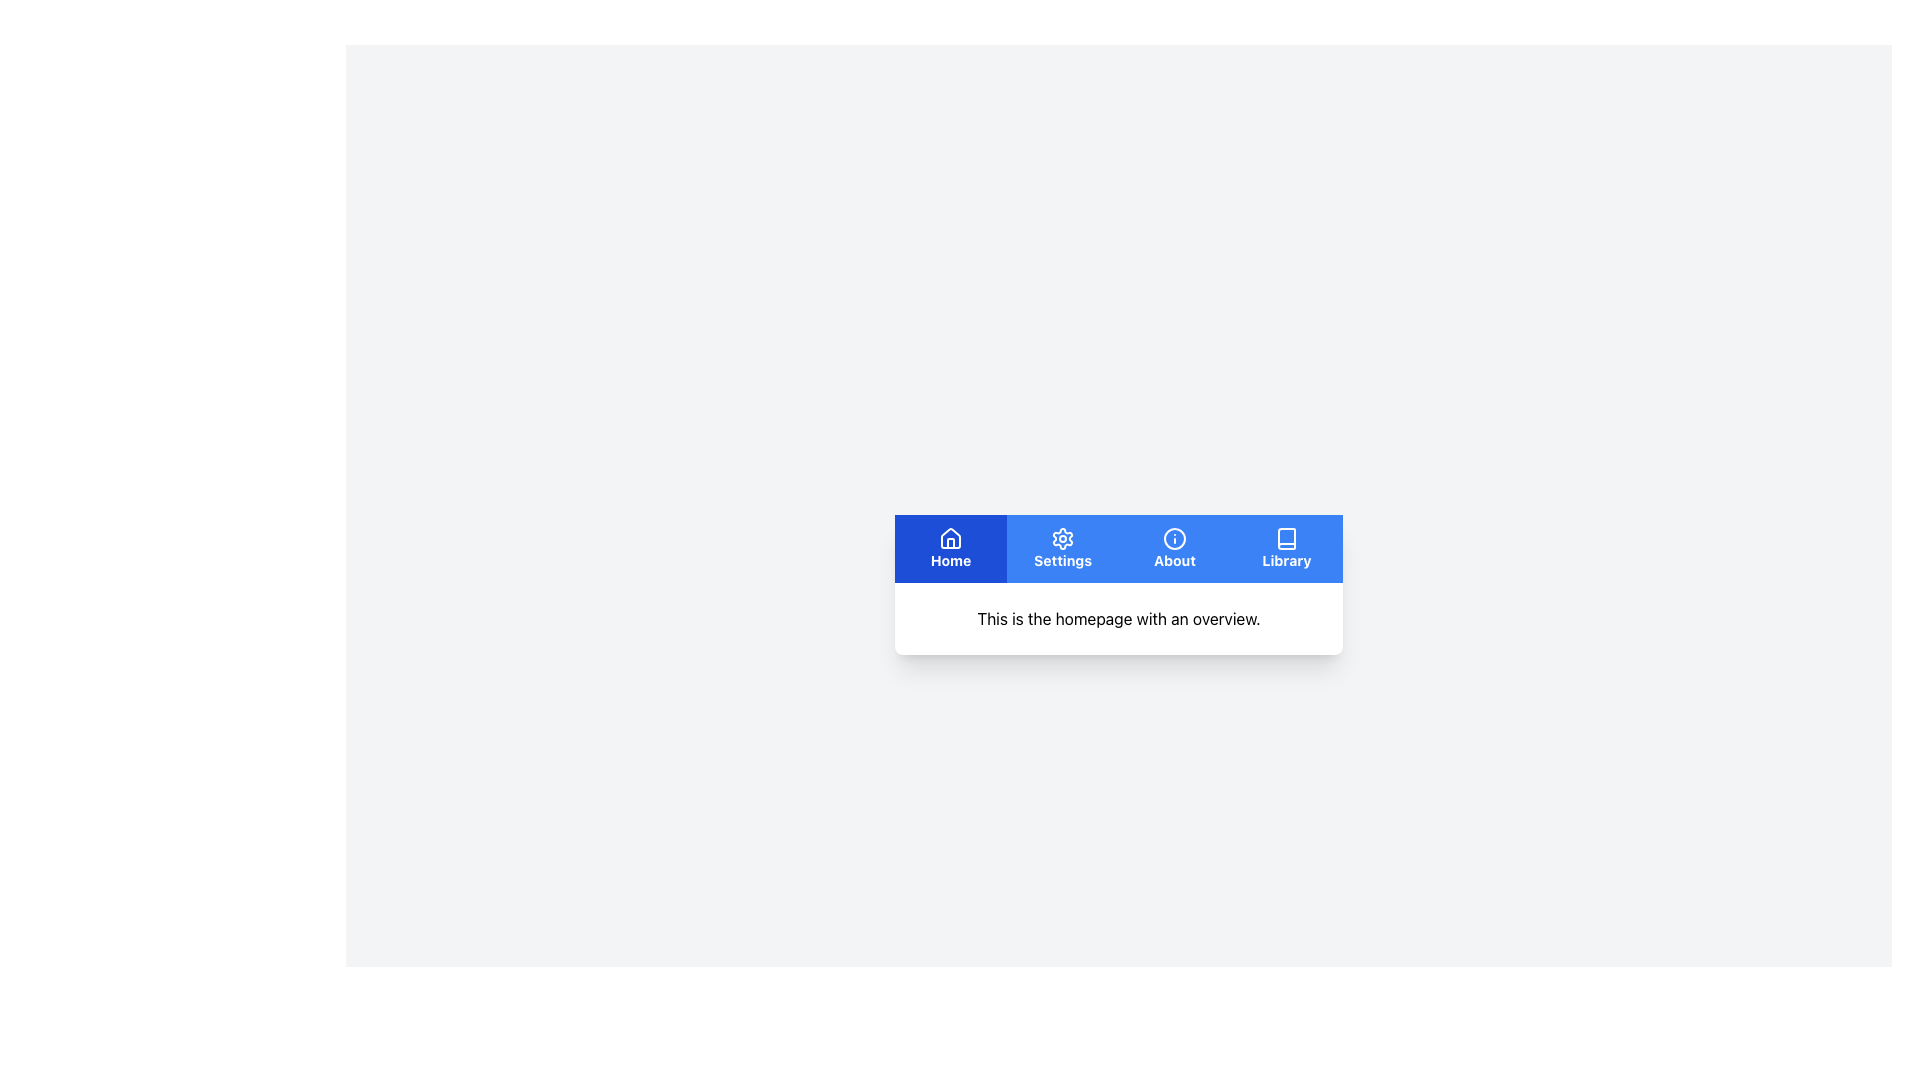 This screenshot has height=1080, width=1920. I want to click on the 'Library' icon in the bottom-center navigation bar, so click(1286, 538).